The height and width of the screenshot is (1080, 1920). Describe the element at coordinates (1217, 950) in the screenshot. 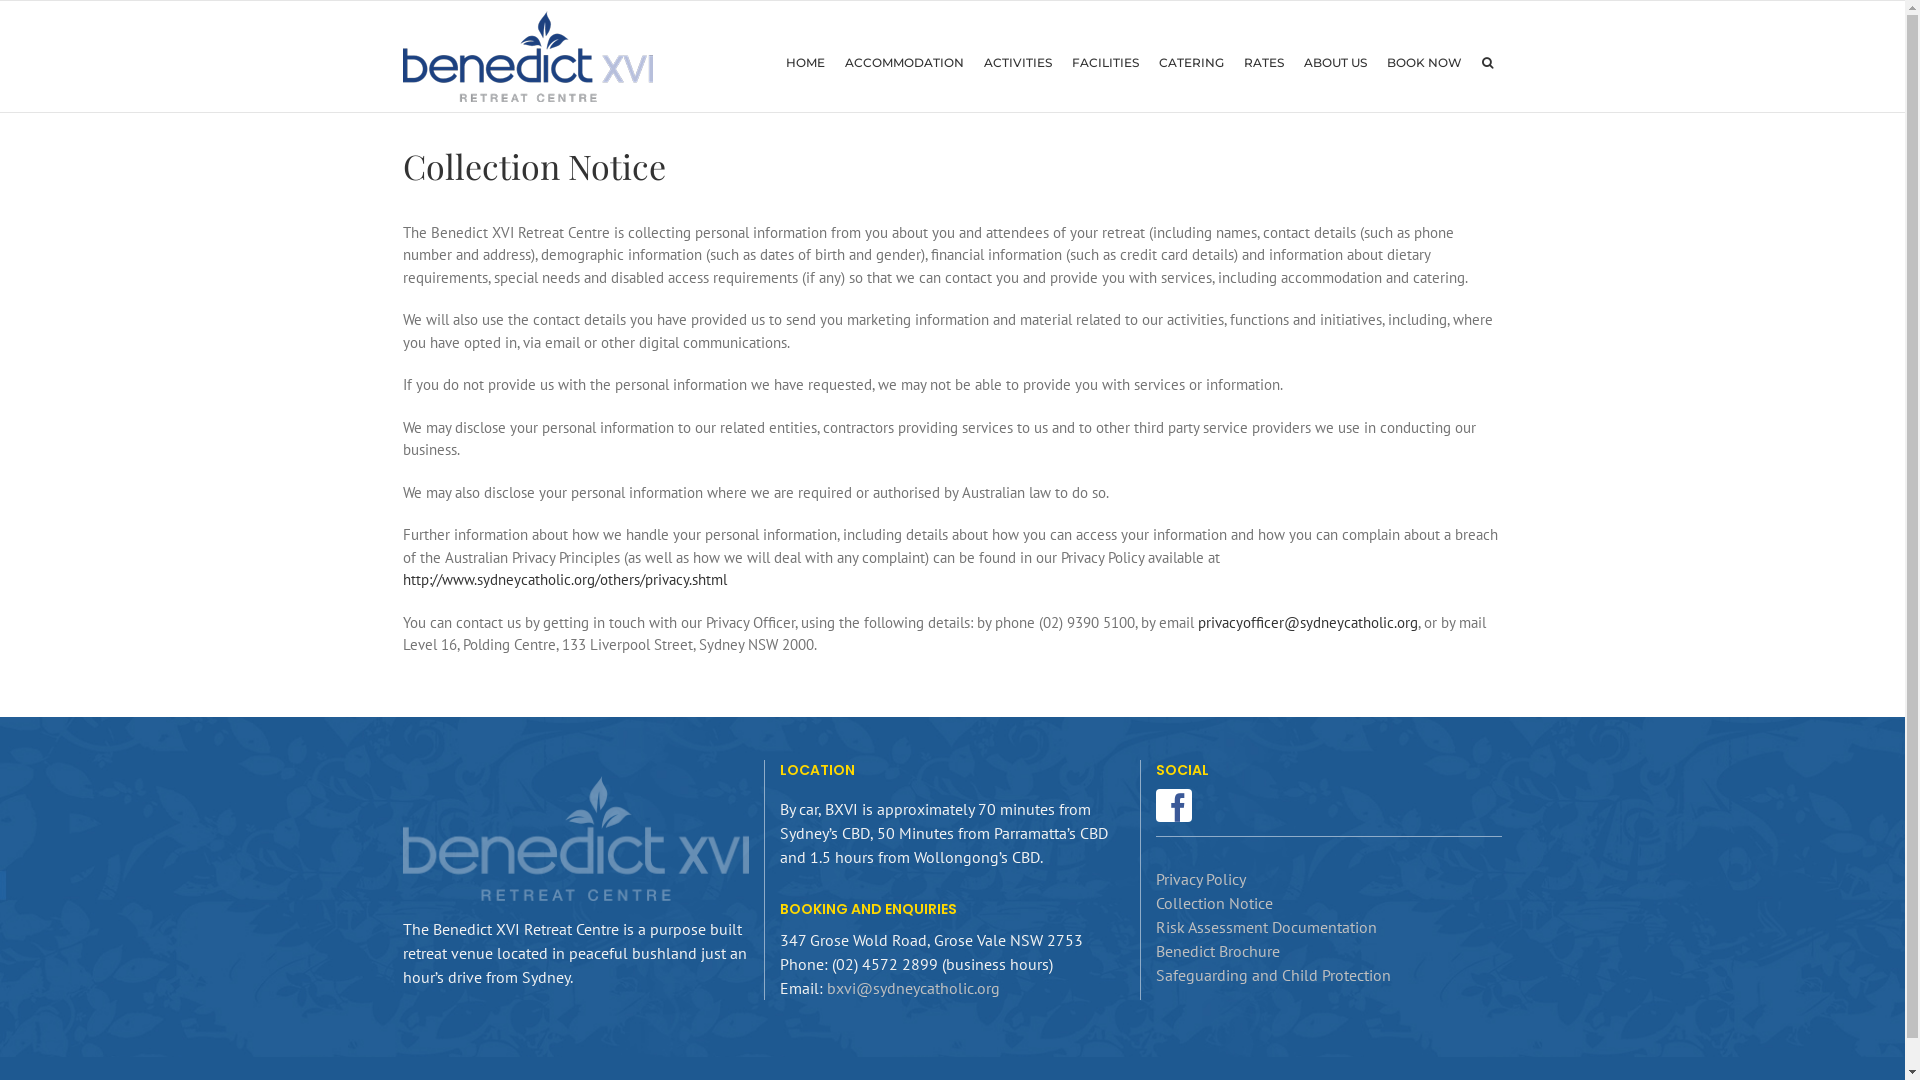

I see `'Benedict Brochure'` at that location.